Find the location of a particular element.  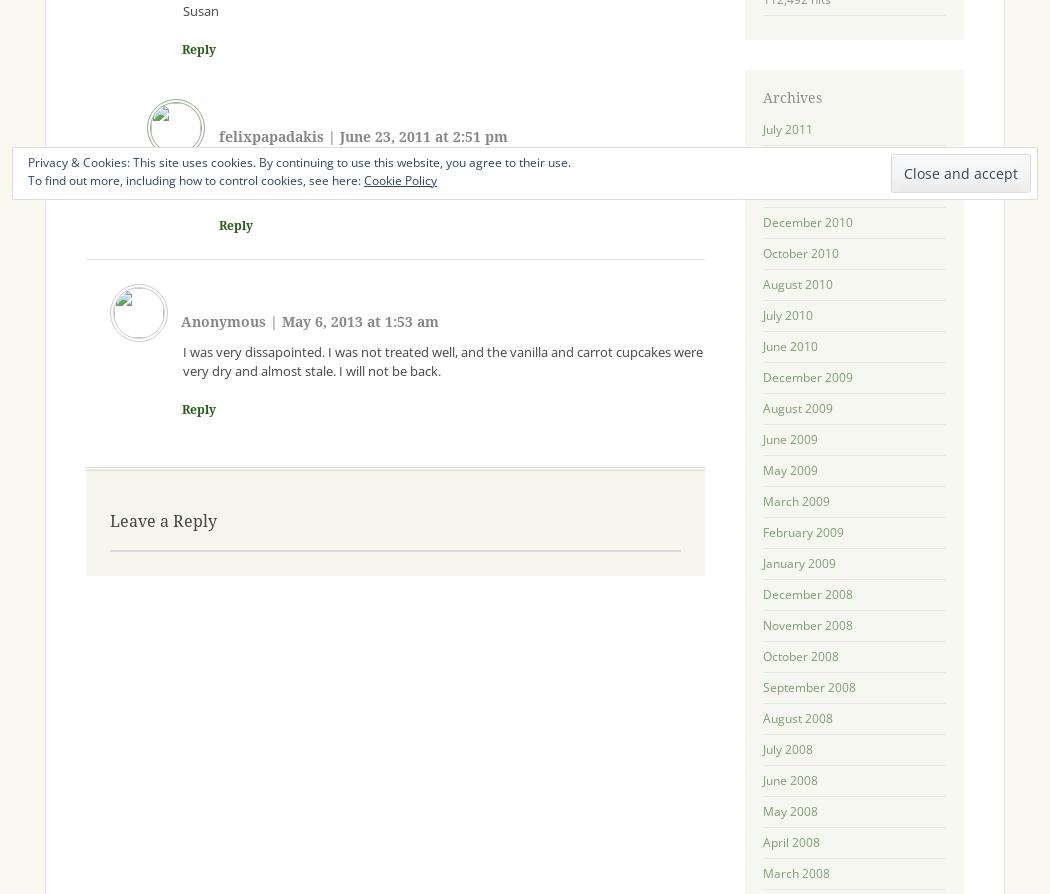

'May 2009' is located at coordinates (788, 469).